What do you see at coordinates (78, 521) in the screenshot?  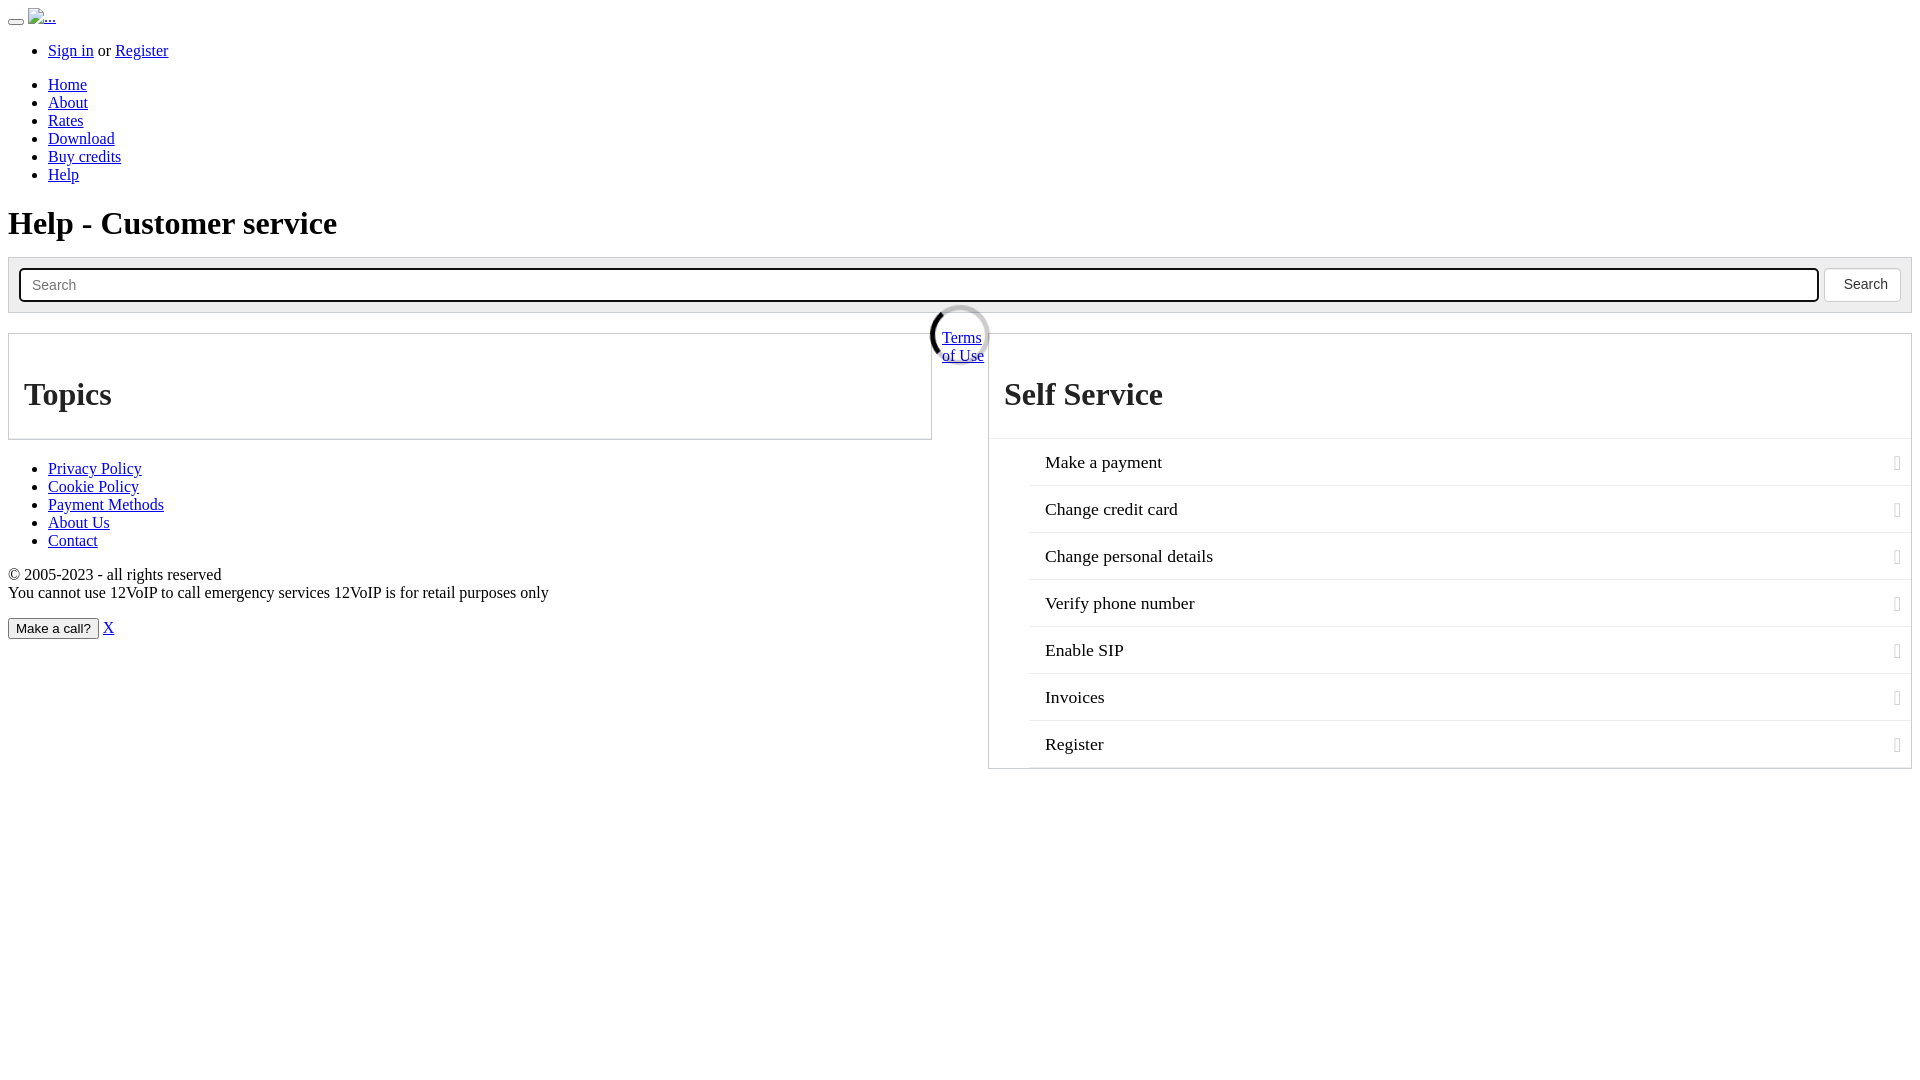 I see `'About Us'` at bounding box center [78, 521].